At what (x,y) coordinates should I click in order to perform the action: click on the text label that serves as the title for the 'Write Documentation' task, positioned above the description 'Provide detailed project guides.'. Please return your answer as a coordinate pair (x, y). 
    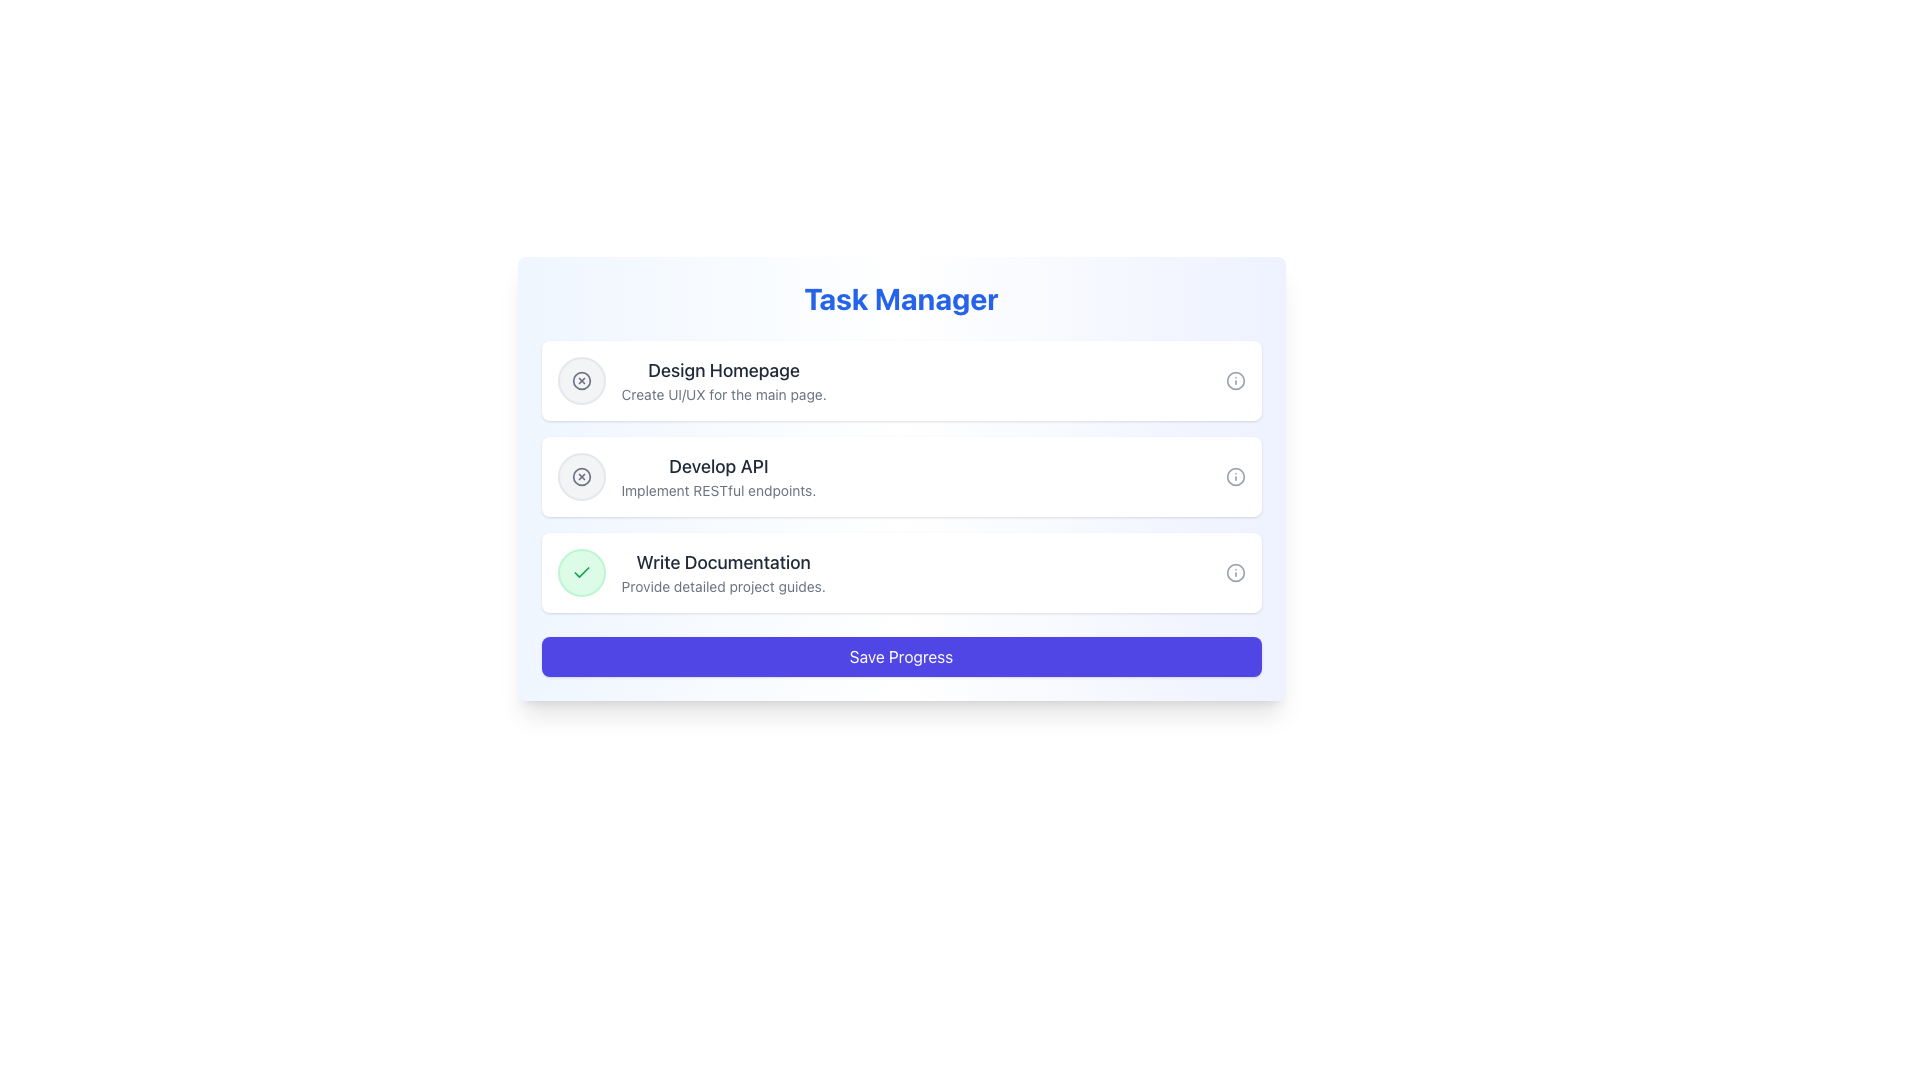
    Looking at the image, I should click on (722, 563).